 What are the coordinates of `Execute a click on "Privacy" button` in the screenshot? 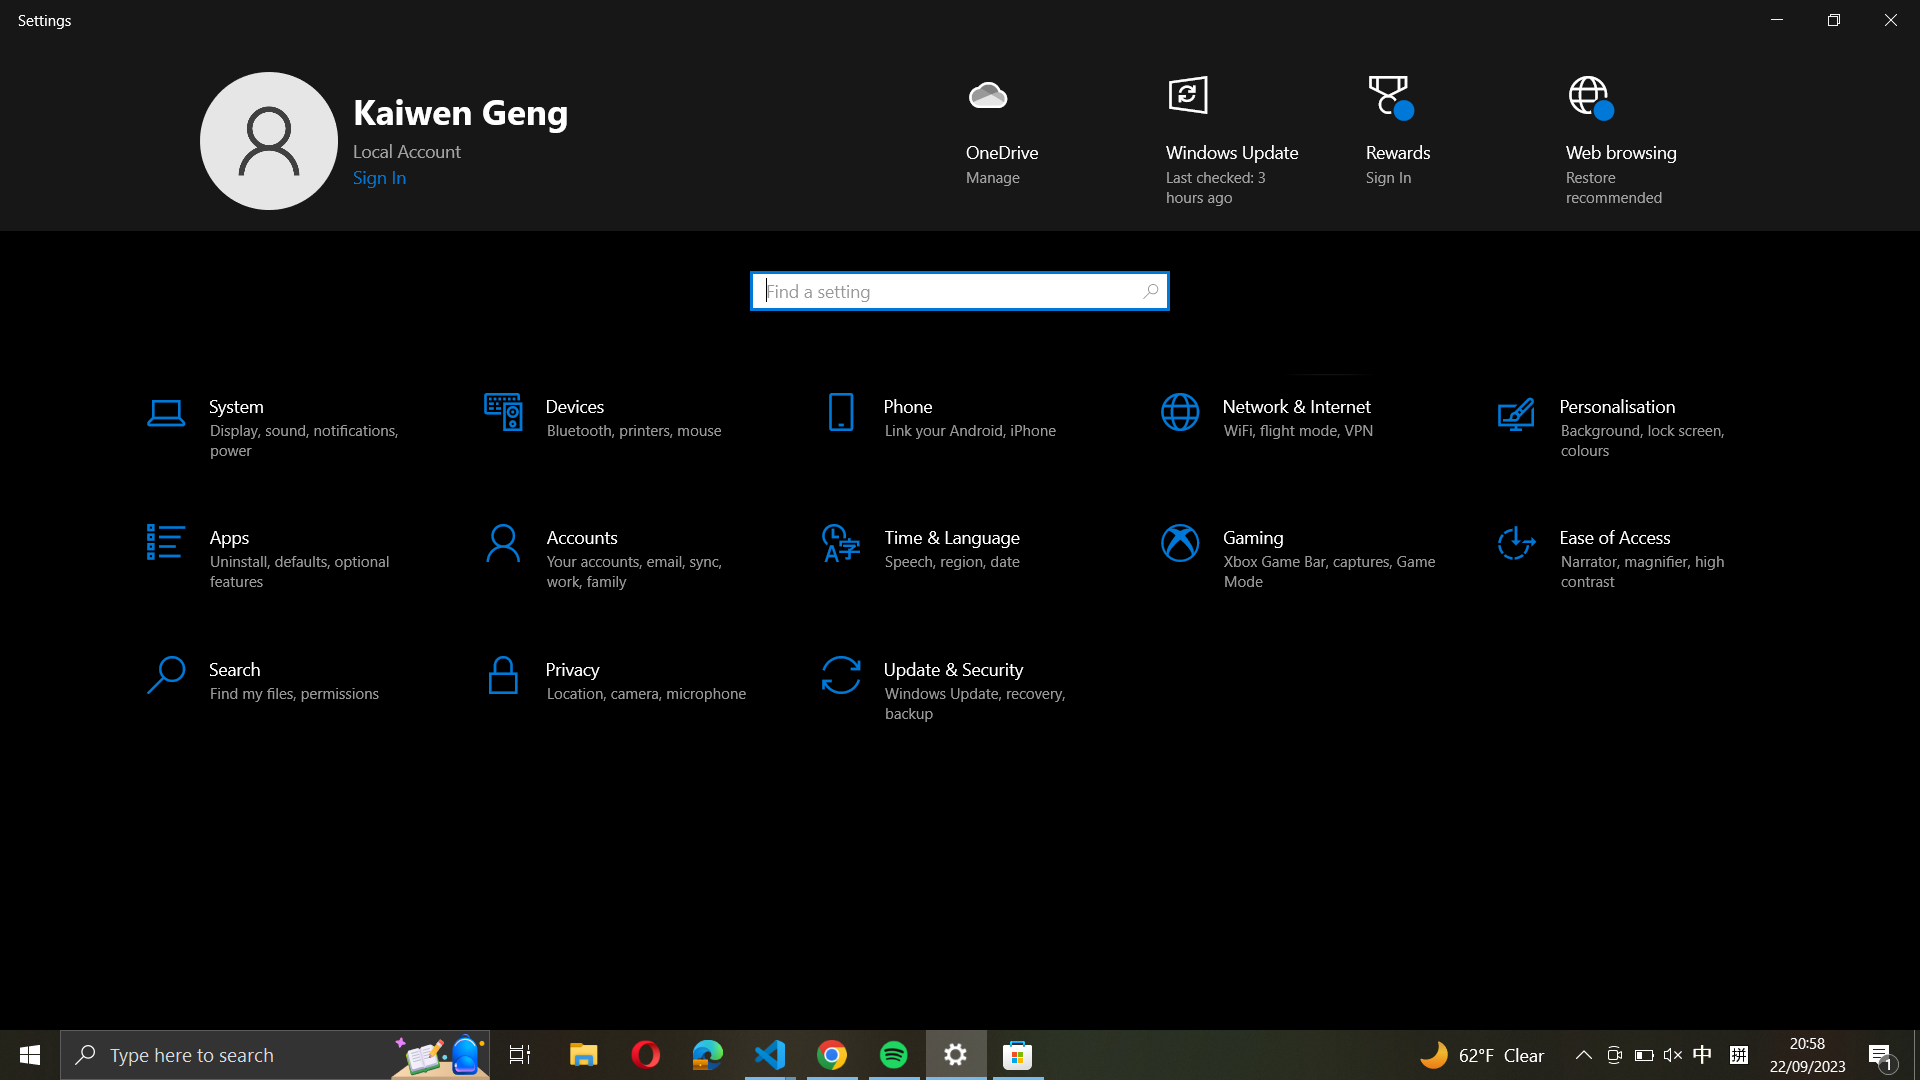 It's located at (622, 678).